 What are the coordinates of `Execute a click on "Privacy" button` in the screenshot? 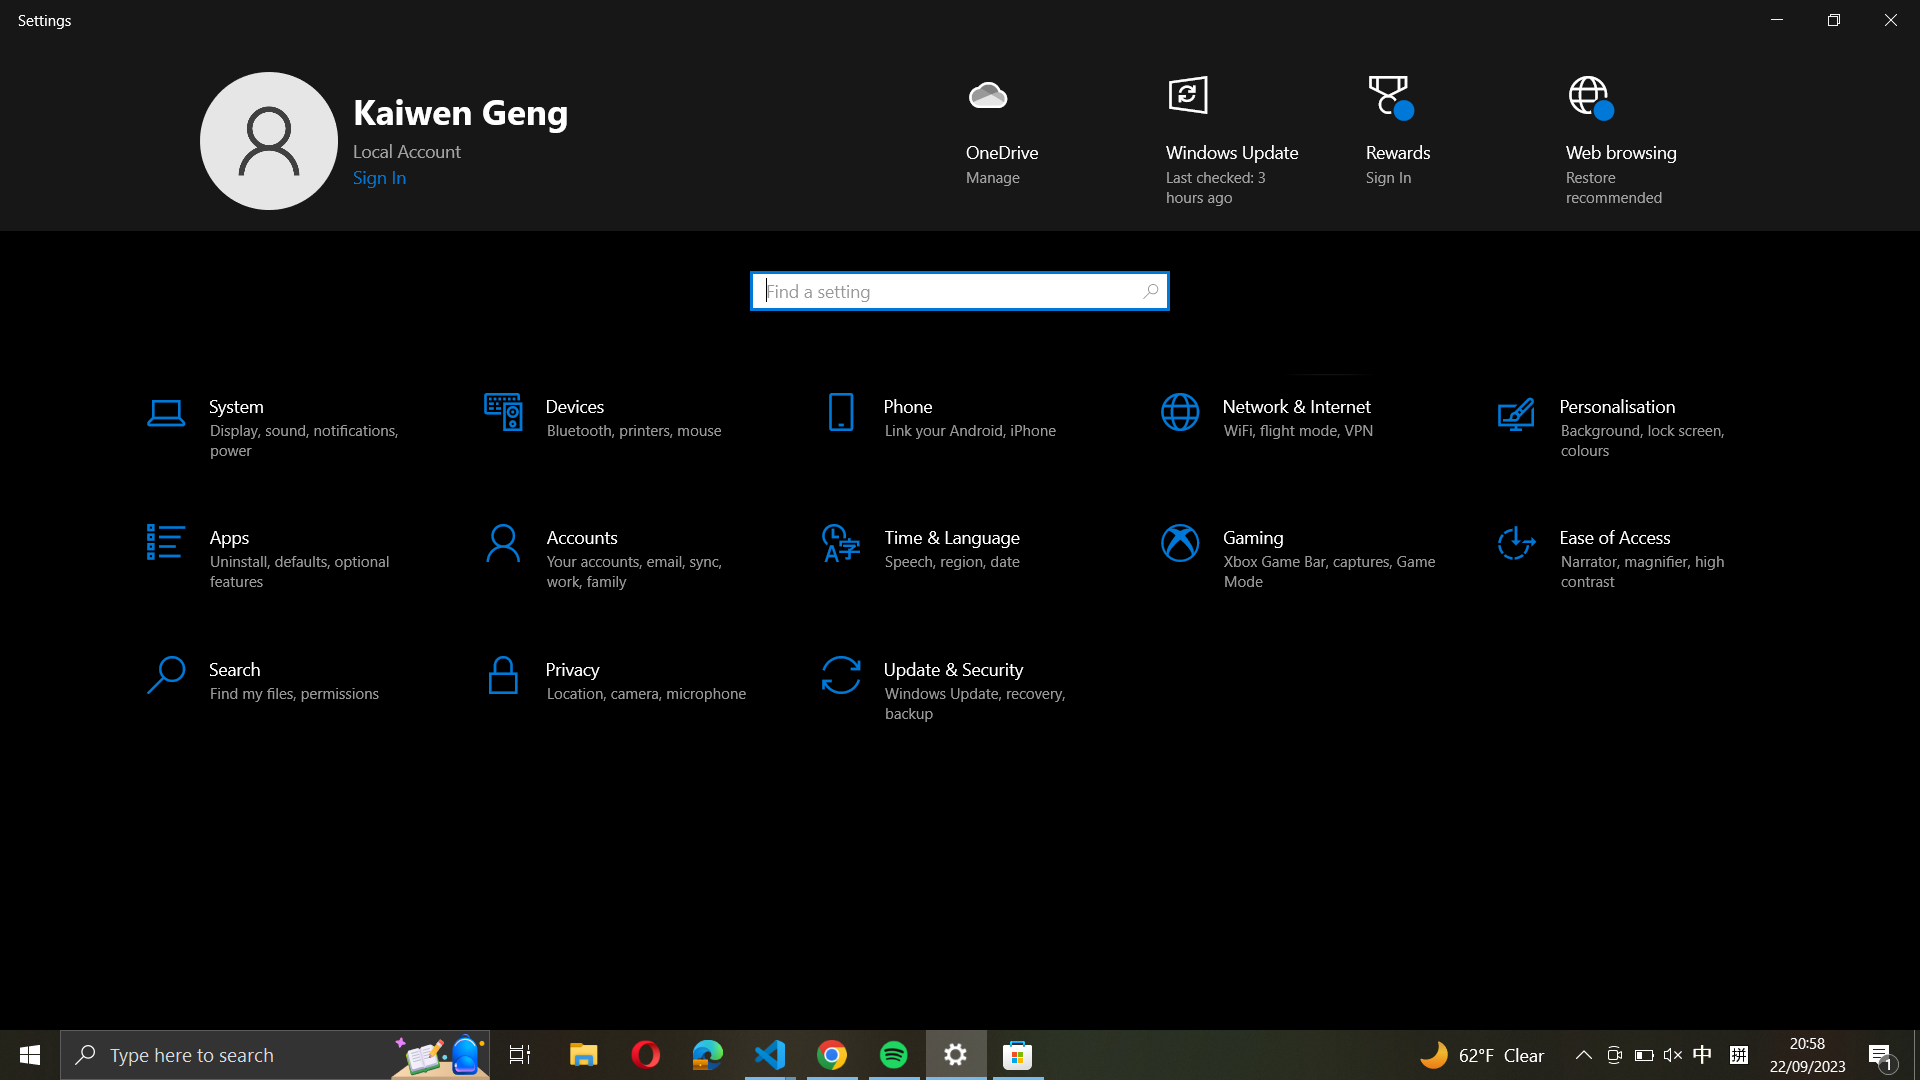 It's located at (622, 678).